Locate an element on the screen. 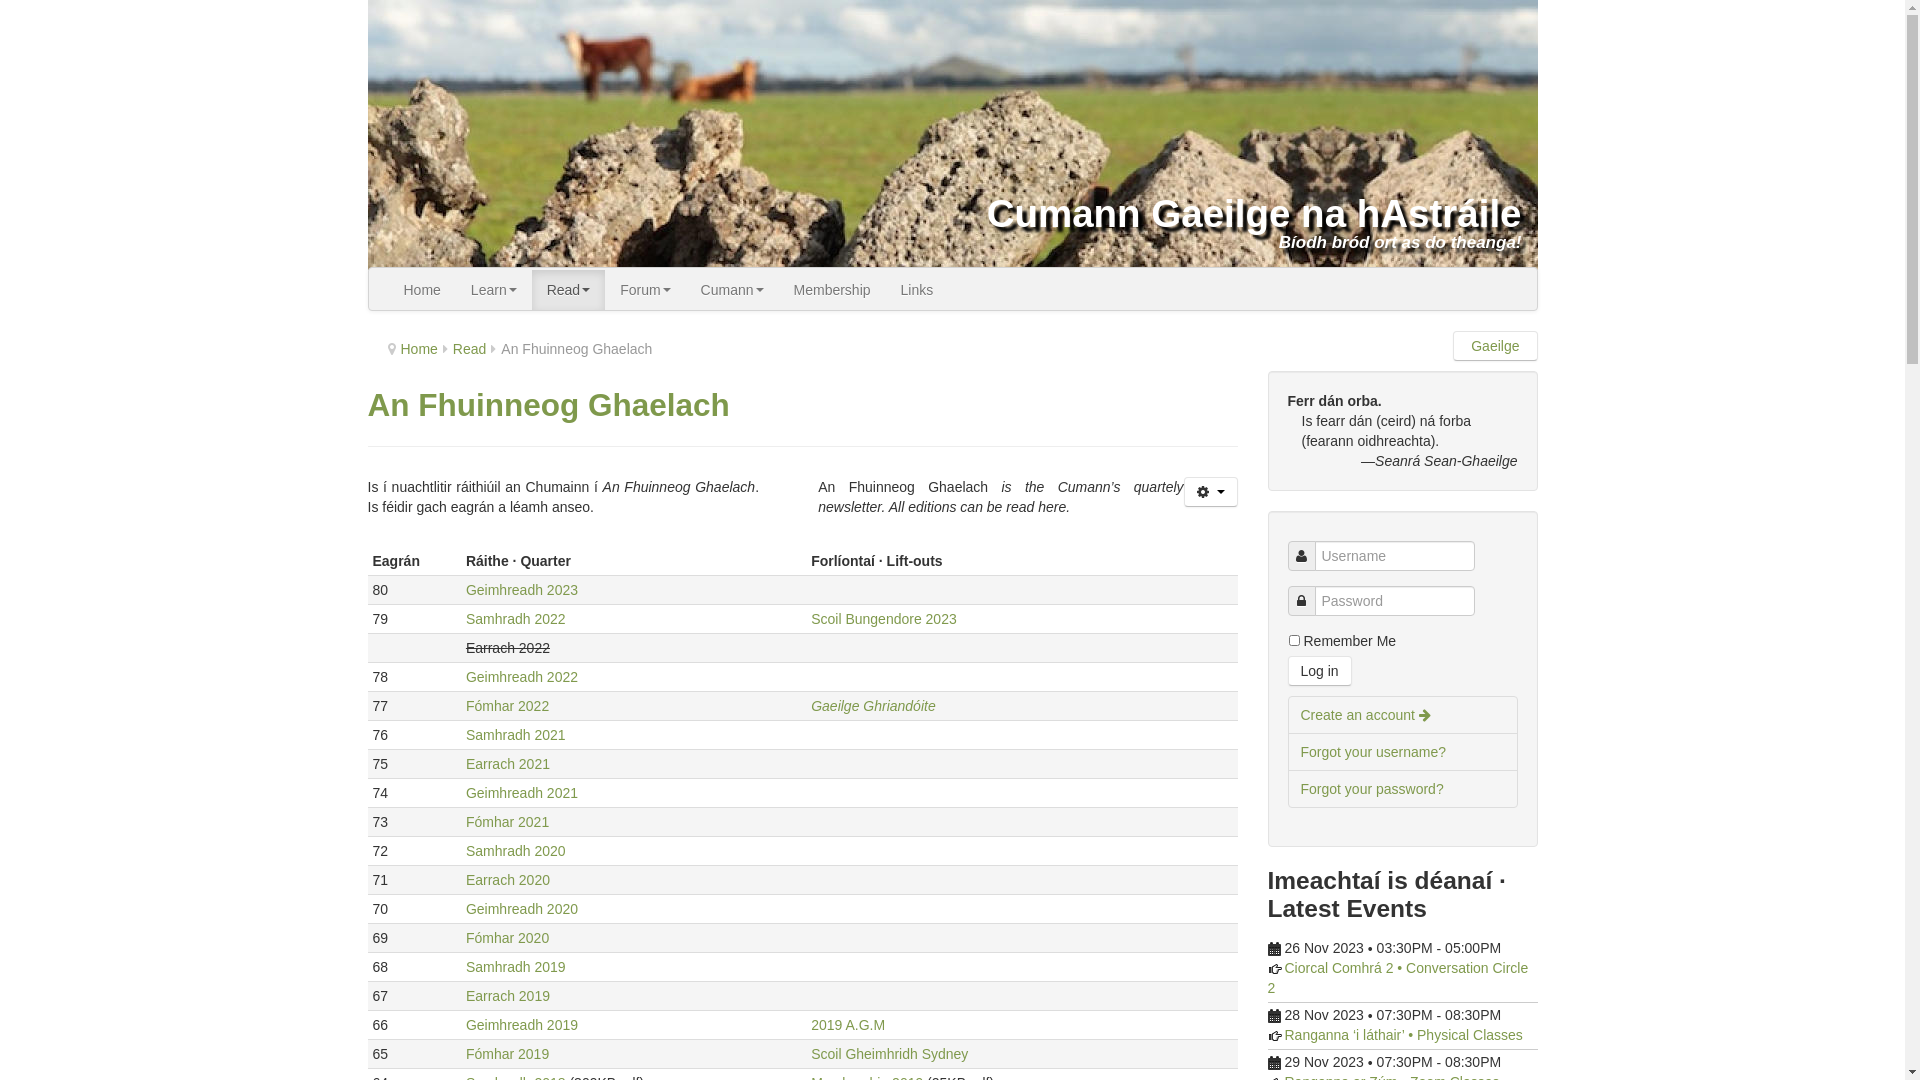  'Scoil Gheimhridh Sydney' is located at coordinates (888, 1052).